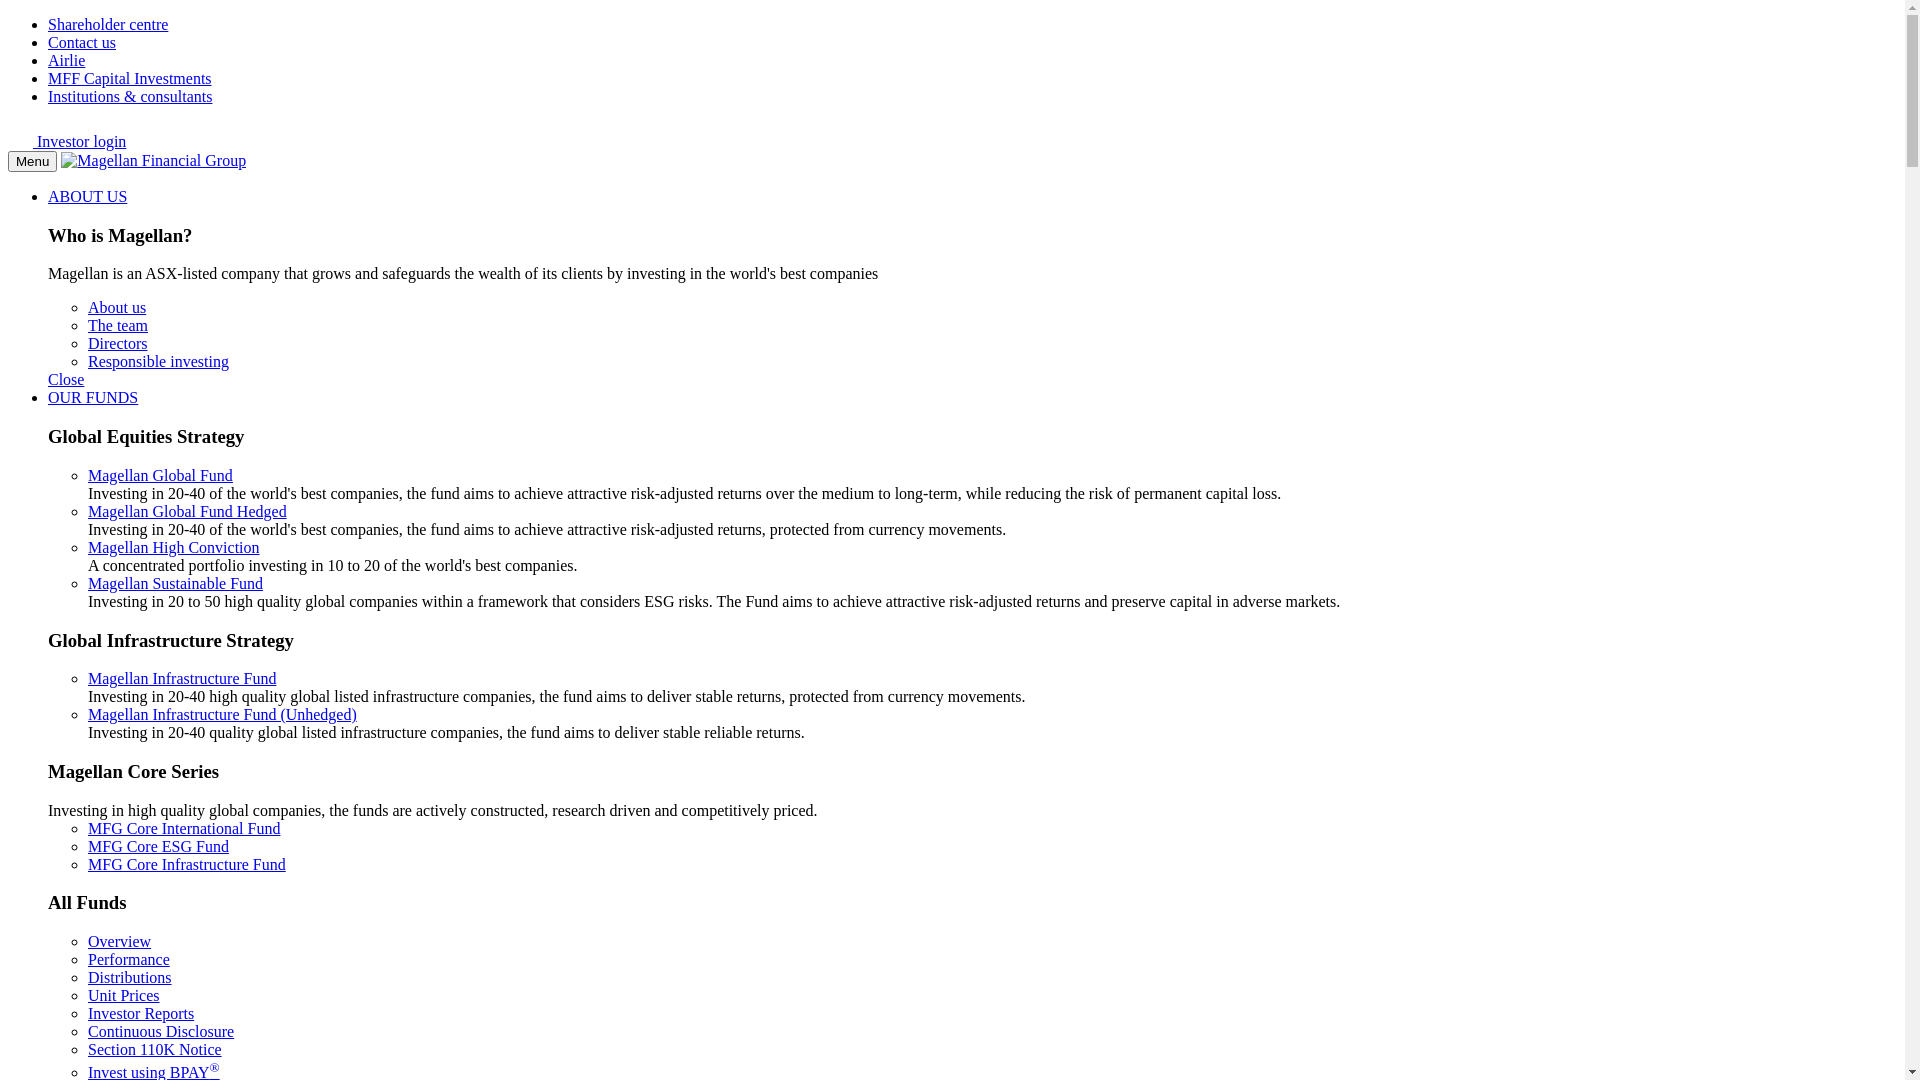 The image size is (1920, 1080). Describe the element at coordinates (86, 846) in the screenshot. I see `'MFG Core ESG Fund'` at that location.